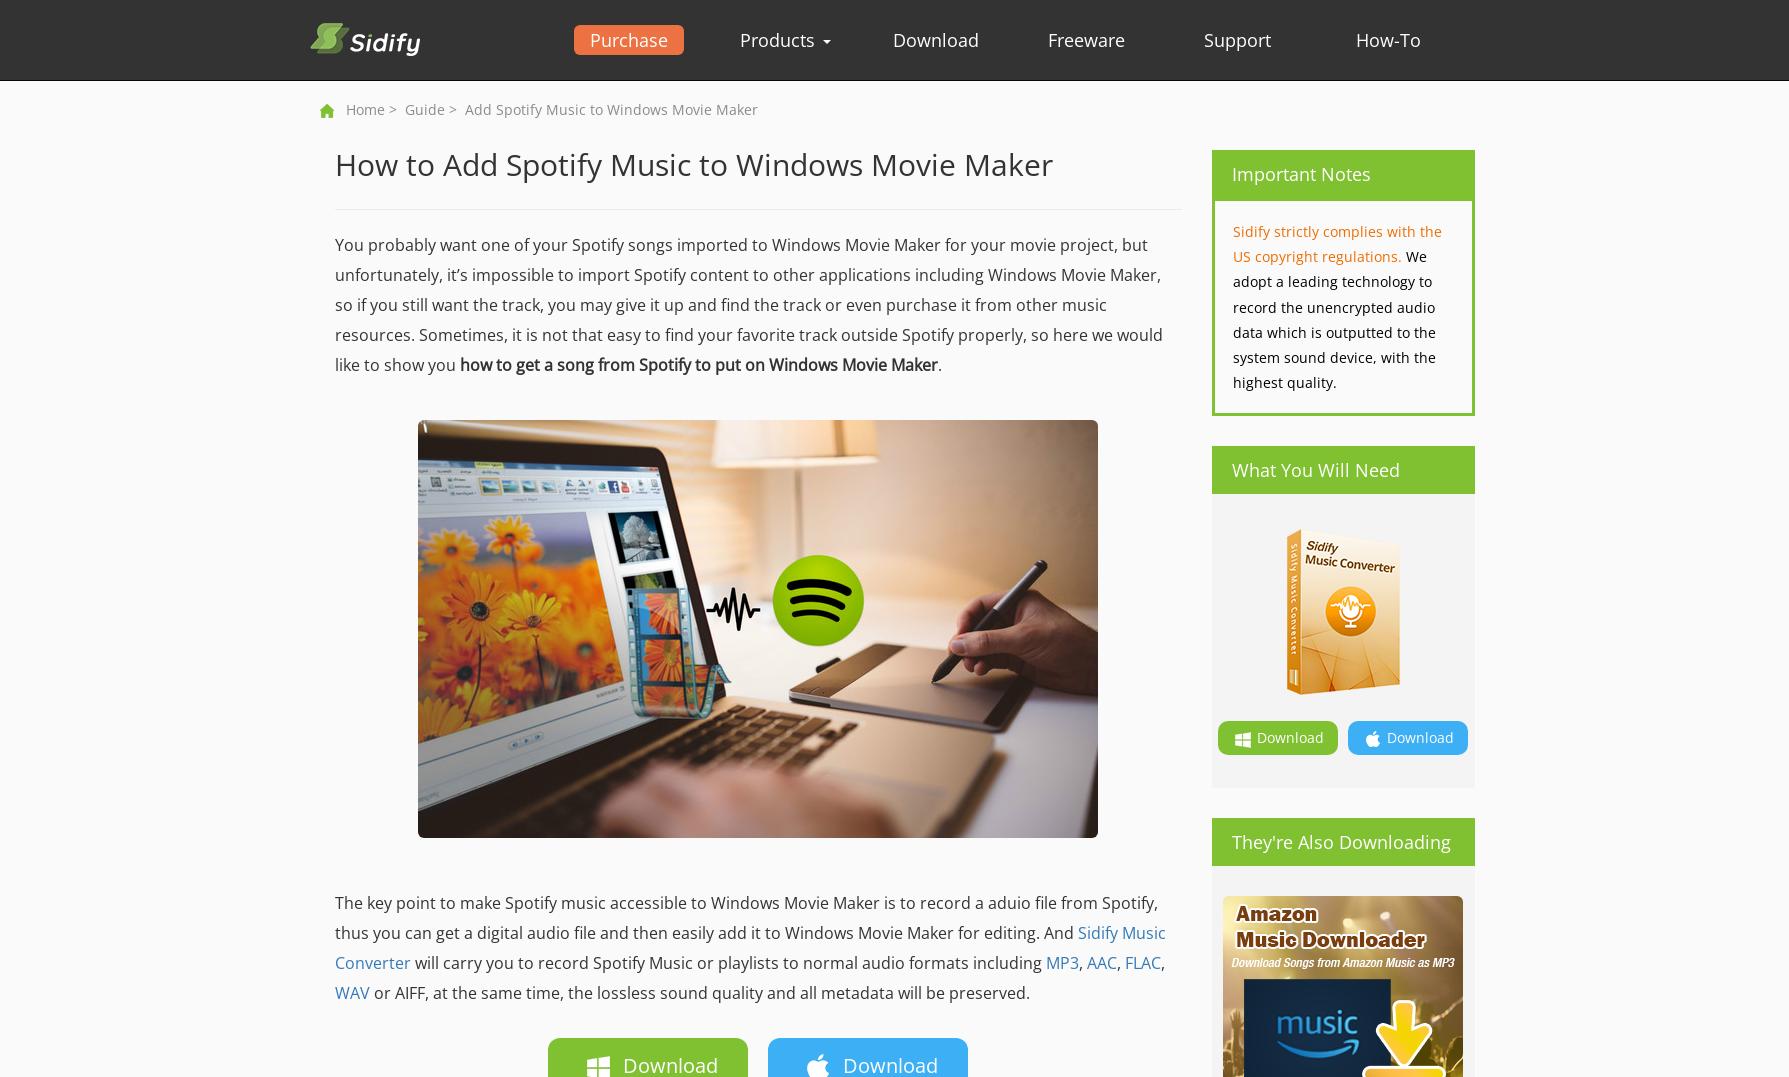 This screenshot has height=1077, width=1789. What do you see at coordinates (1140, 963) in the screenshot?
I see `'FLAC'` at bounding box center [1140, 963].